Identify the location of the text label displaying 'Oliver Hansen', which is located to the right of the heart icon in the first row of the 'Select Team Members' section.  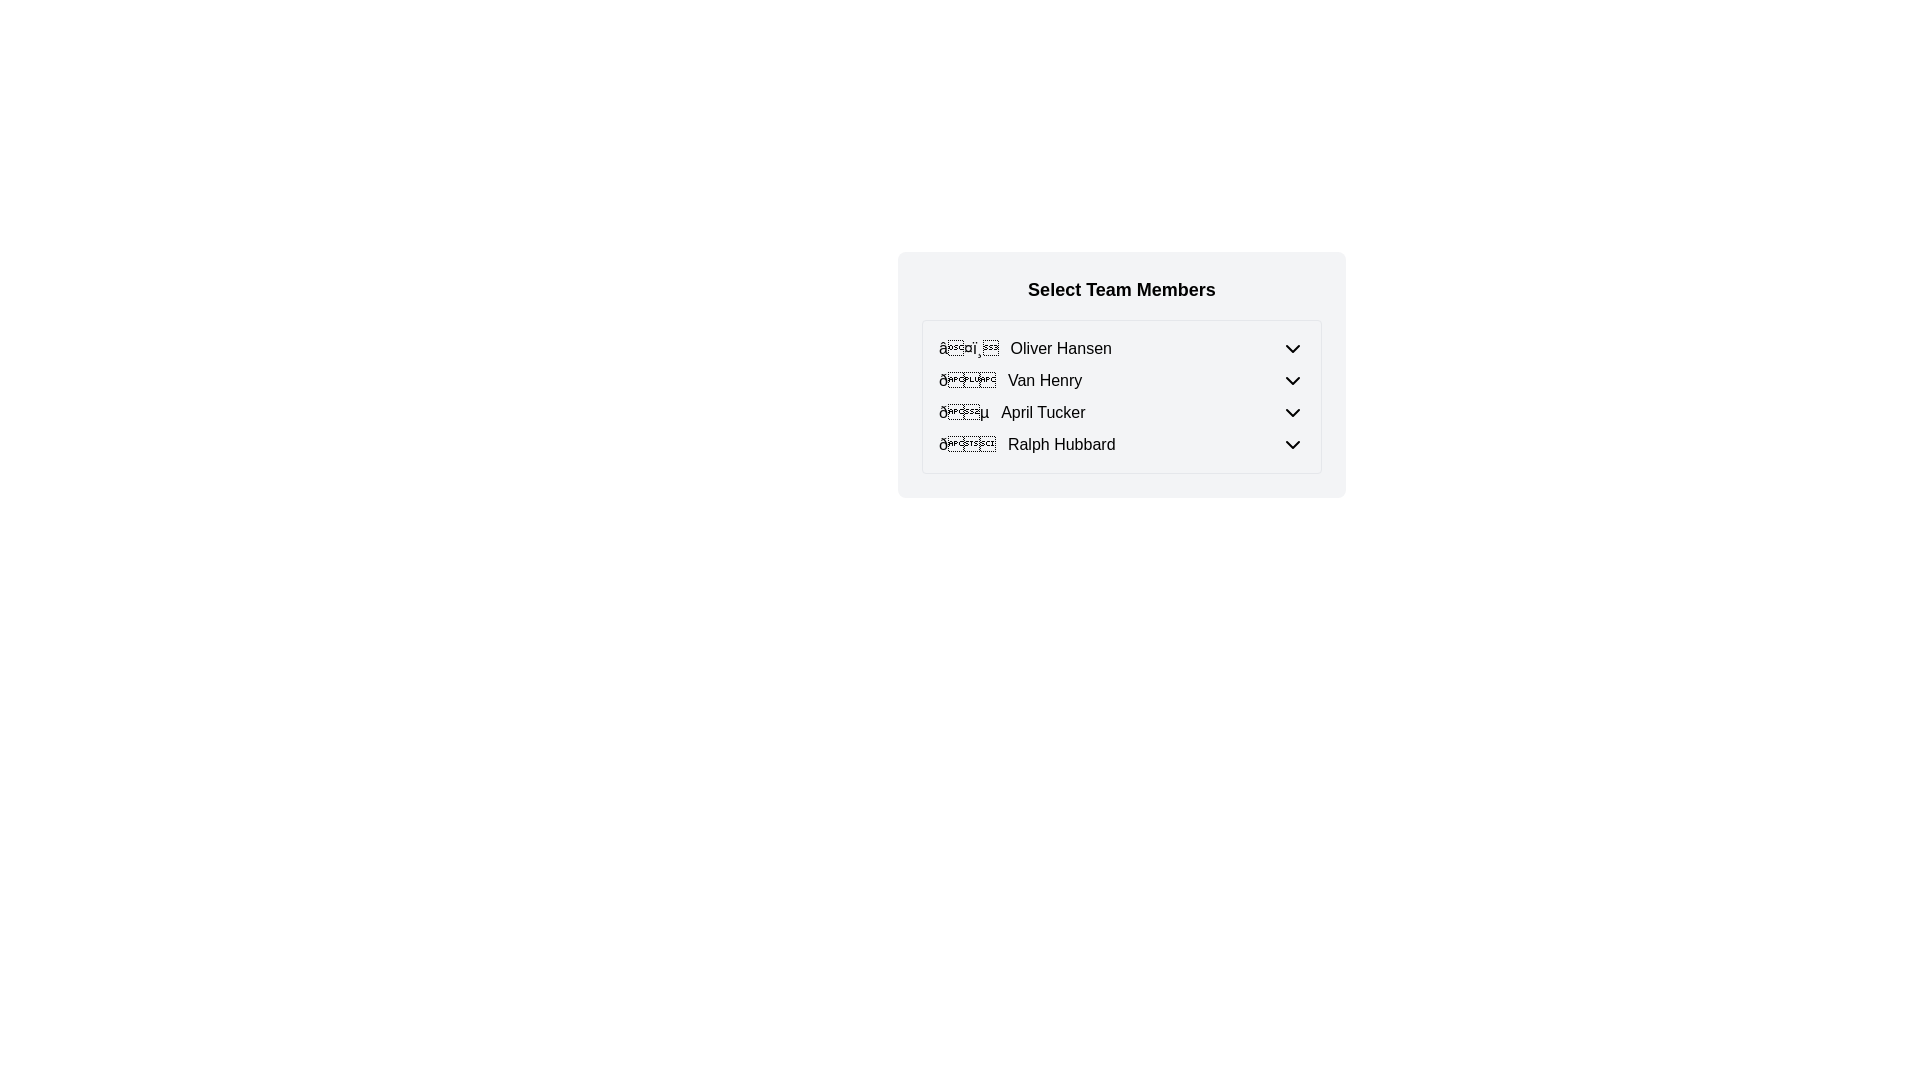
(1060, 347).